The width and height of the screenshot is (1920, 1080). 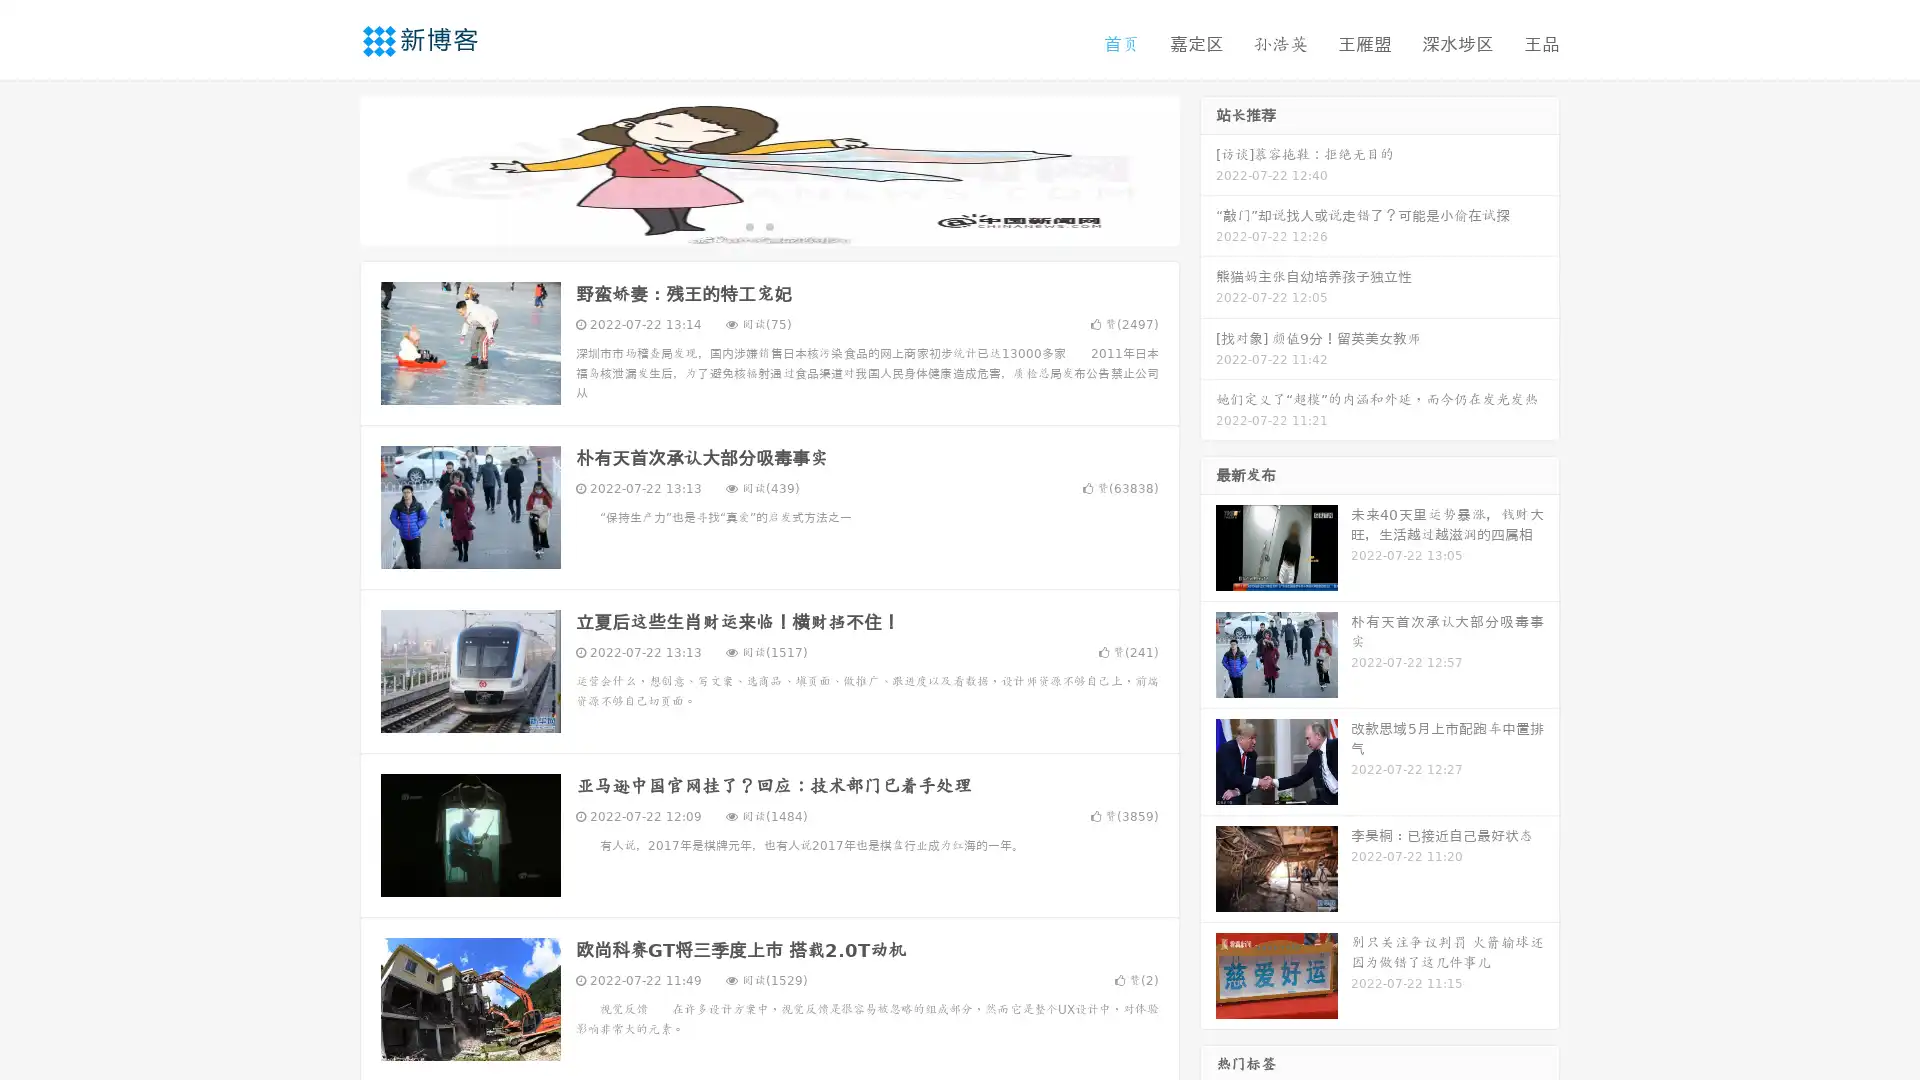 What do you see at coordinates (1208, 168) in the screenshot?
I see `Next slide` at bounding box center [1208, 168].